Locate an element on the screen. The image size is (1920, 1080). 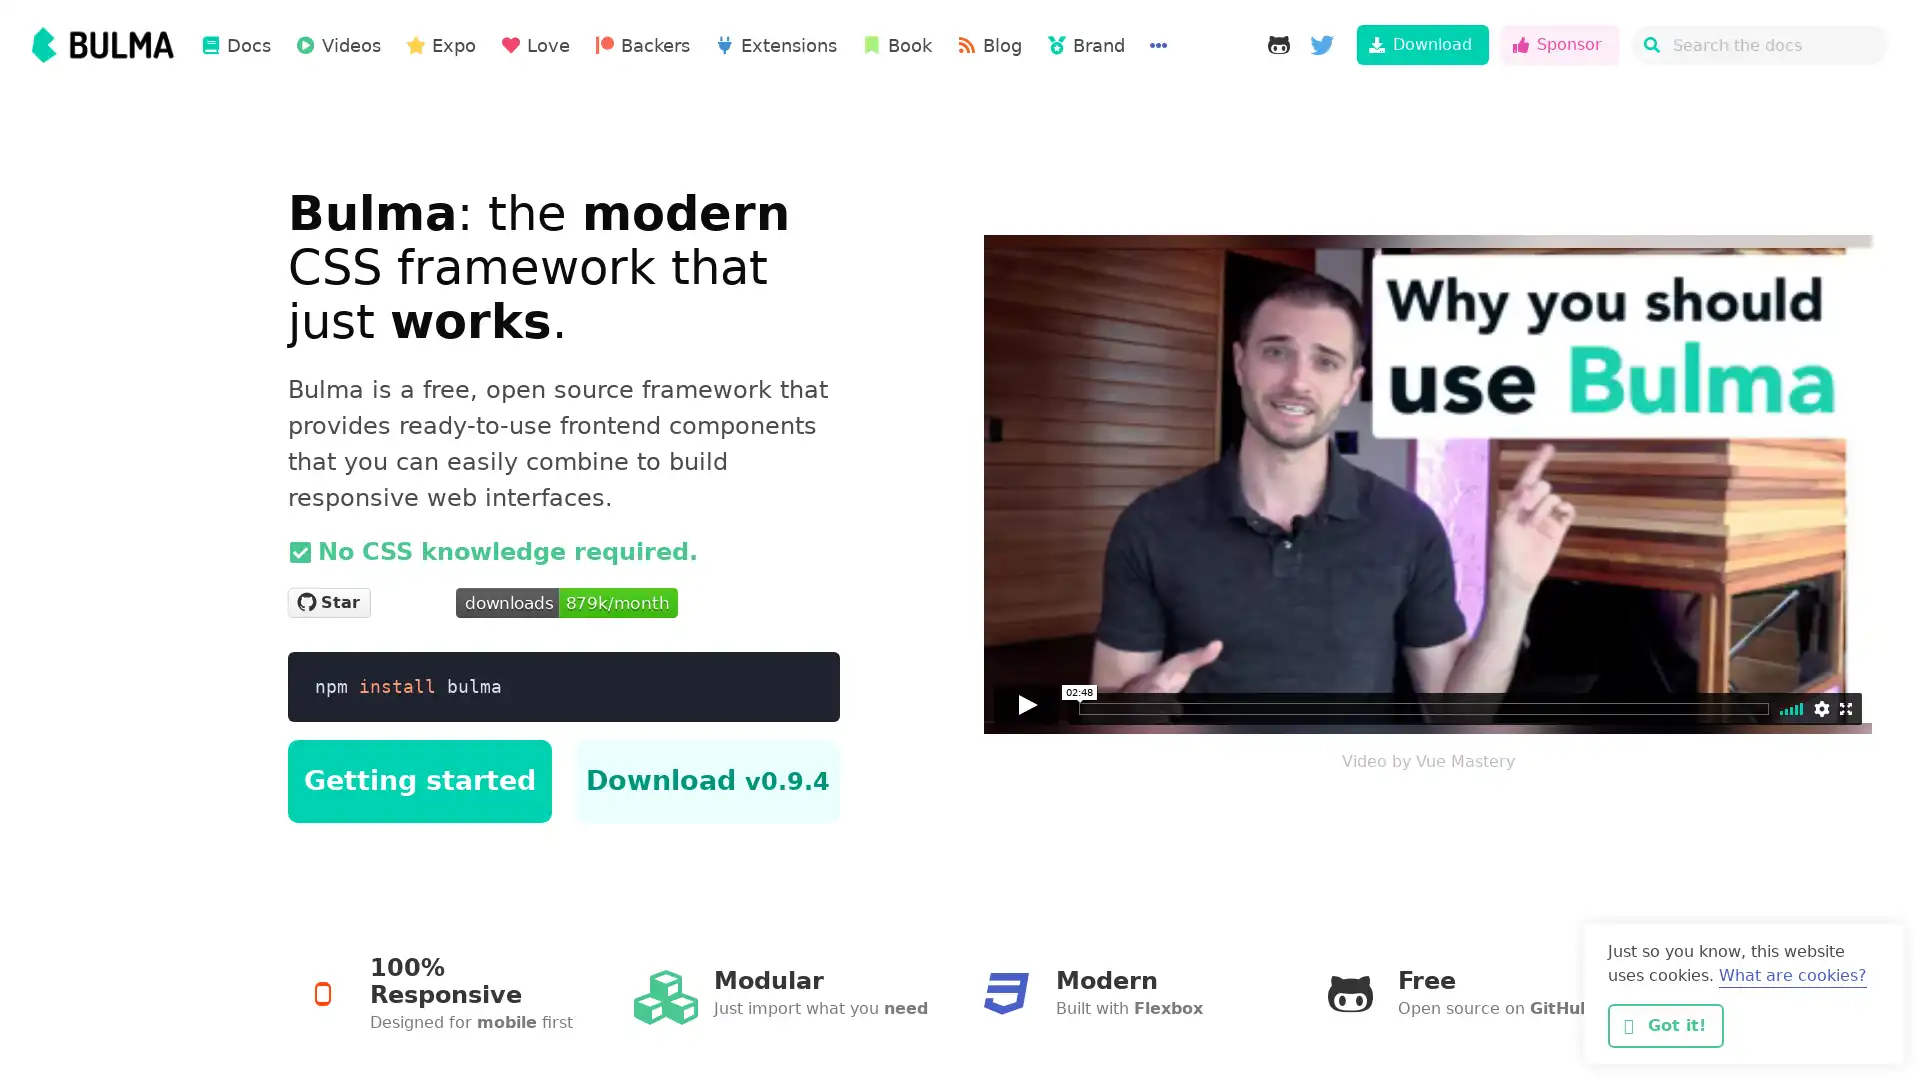
Copy is located at coordinates (782, 685).